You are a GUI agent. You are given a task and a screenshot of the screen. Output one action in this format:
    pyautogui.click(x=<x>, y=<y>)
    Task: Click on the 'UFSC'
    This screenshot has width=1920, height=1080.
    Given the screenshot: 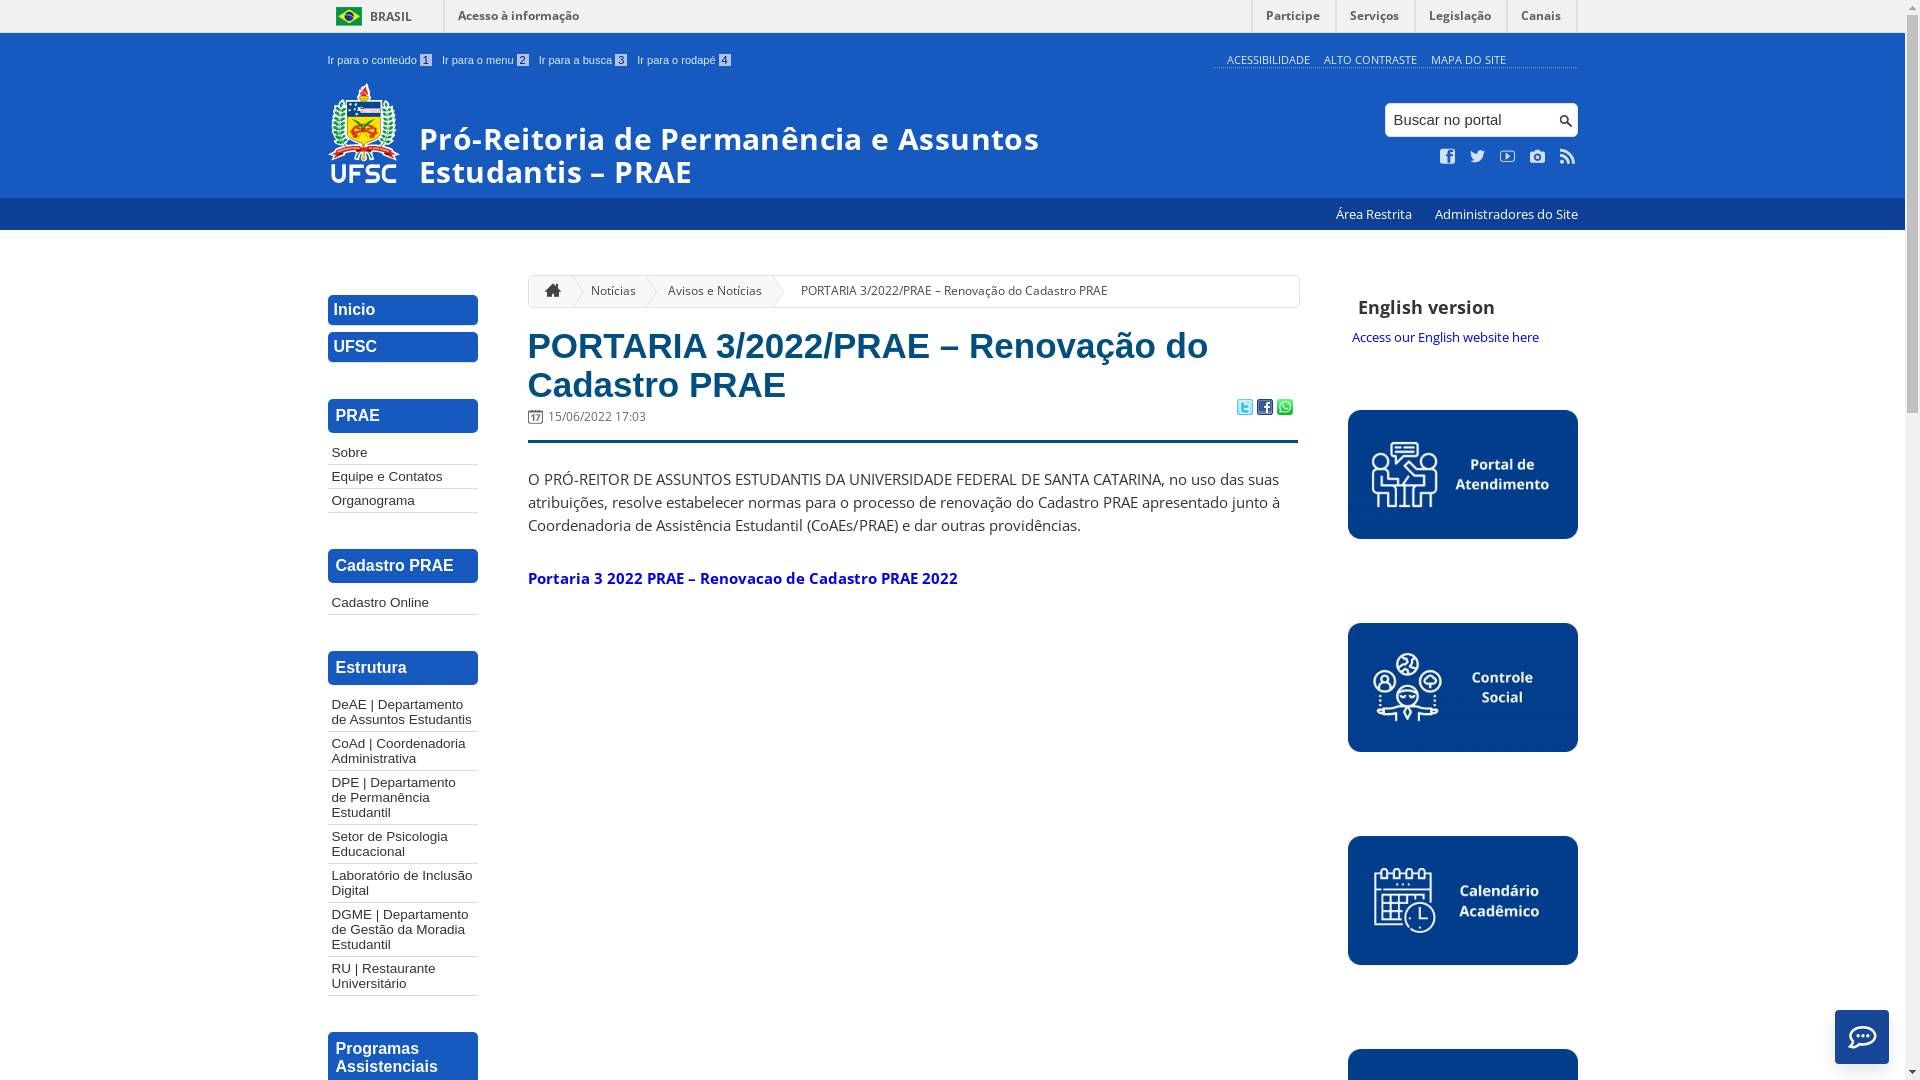 What is the action you would take?
    pyautogui.click(x=402, y=346)
    